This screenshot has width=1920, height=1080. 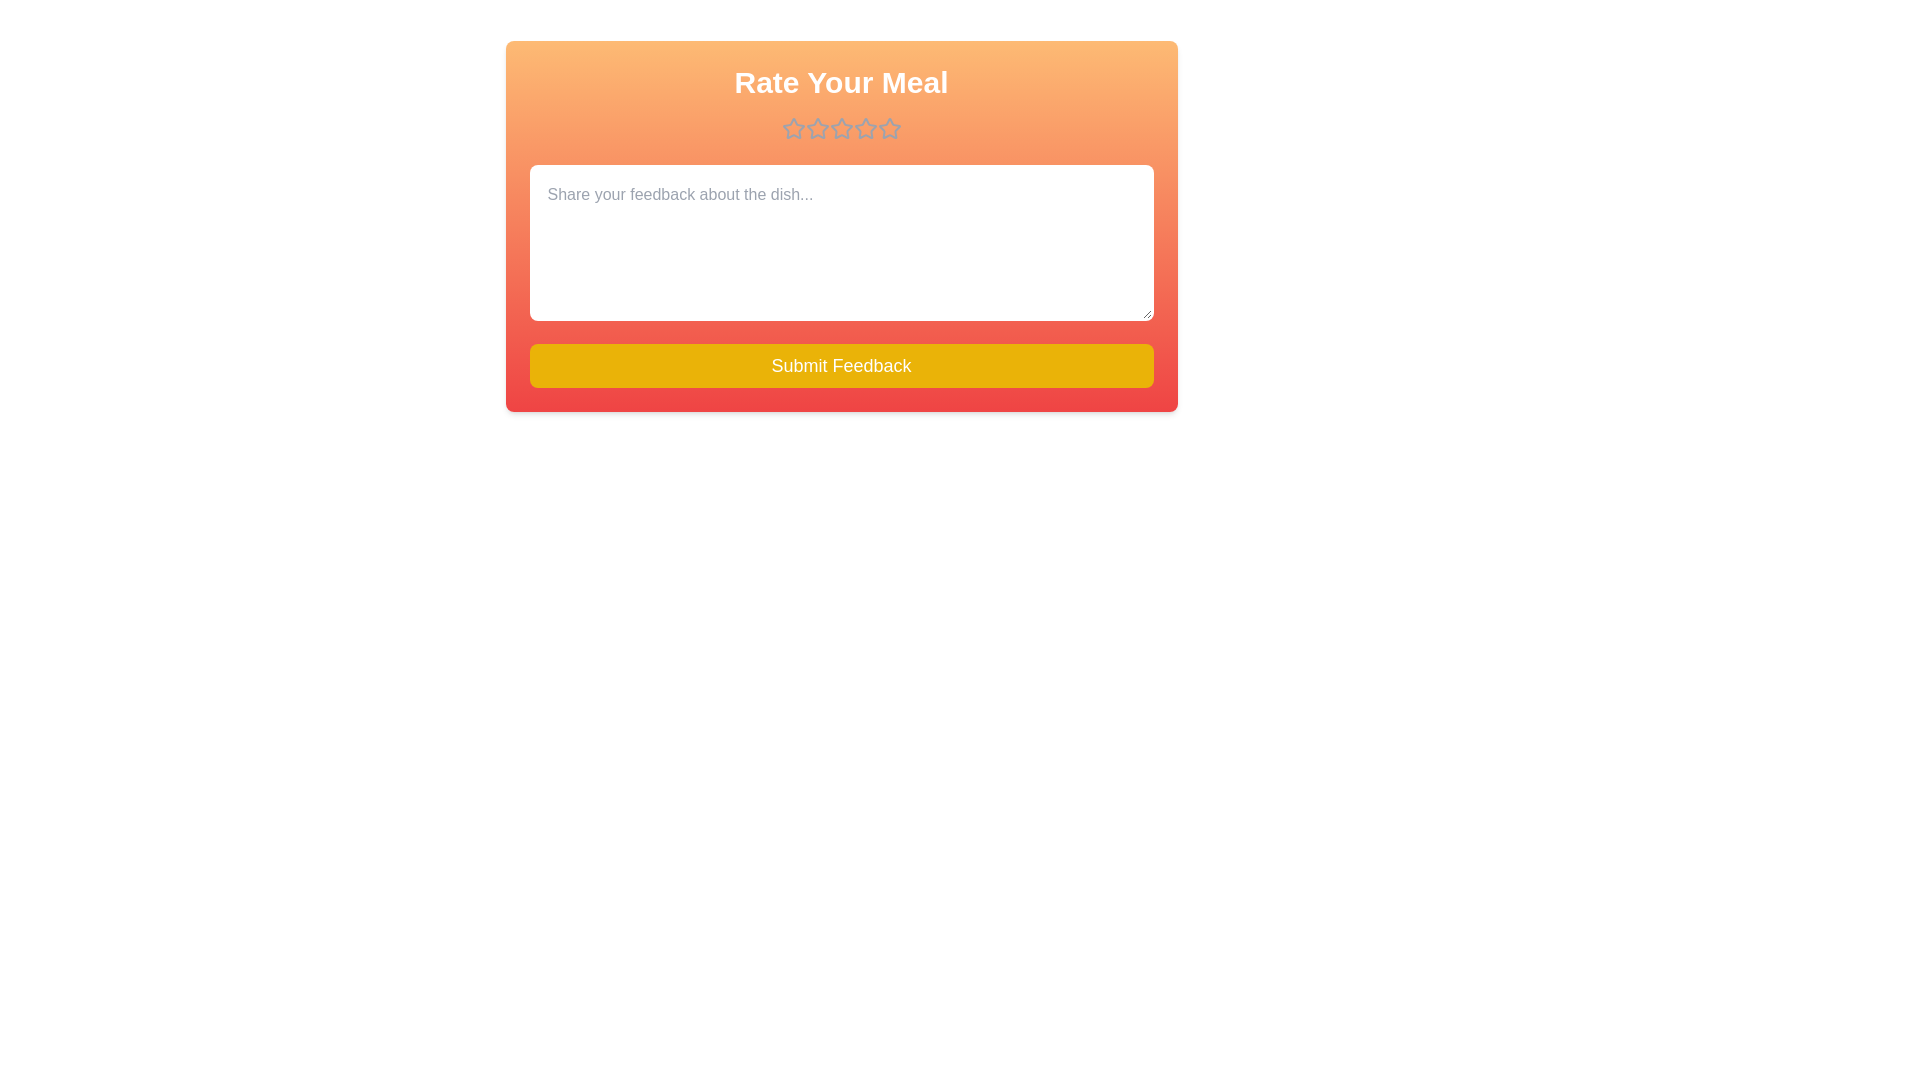 I want to click on the text area and type the feedback text, so click(x=841, y=242).